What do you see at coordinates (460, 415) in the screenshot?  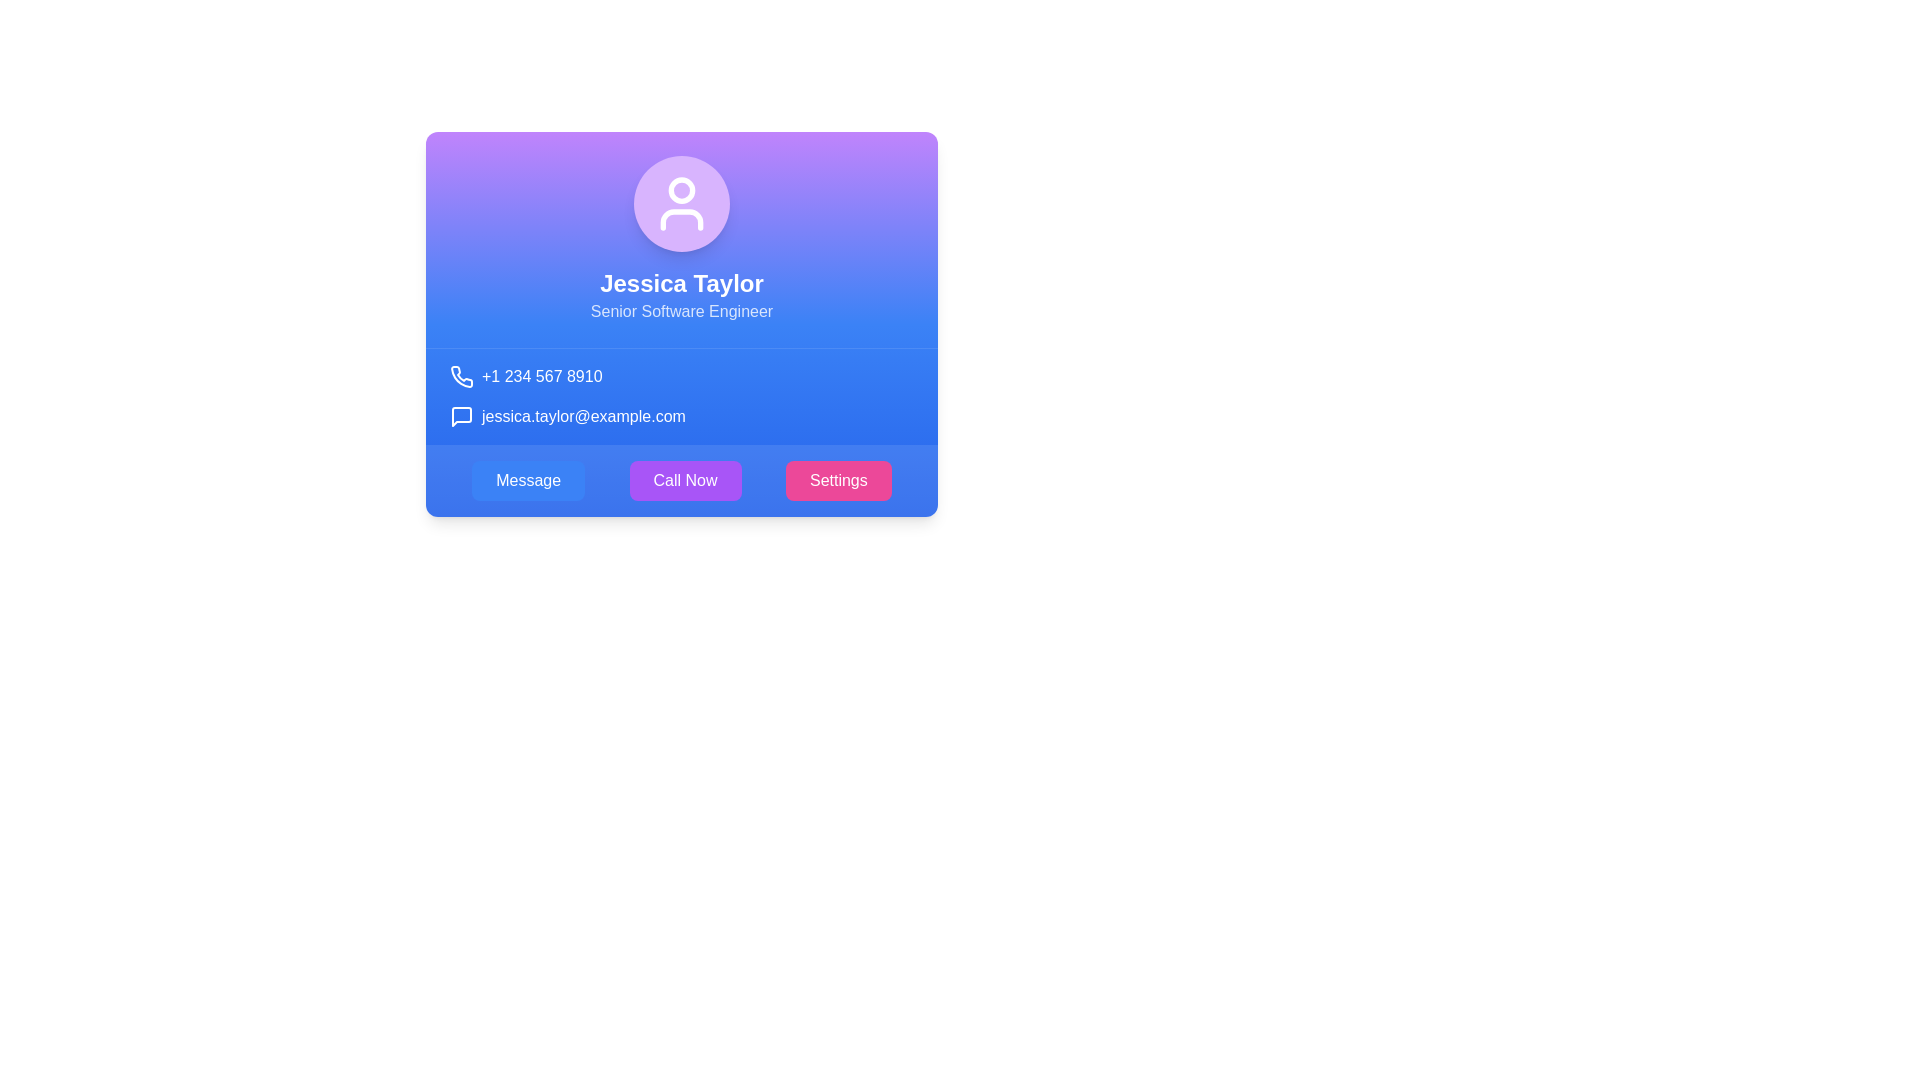 I see `the messaging icon located to the left of the email address 'jessica.taylor@example.com' in the middle section of the card interface` at bounding box center [460, 415].